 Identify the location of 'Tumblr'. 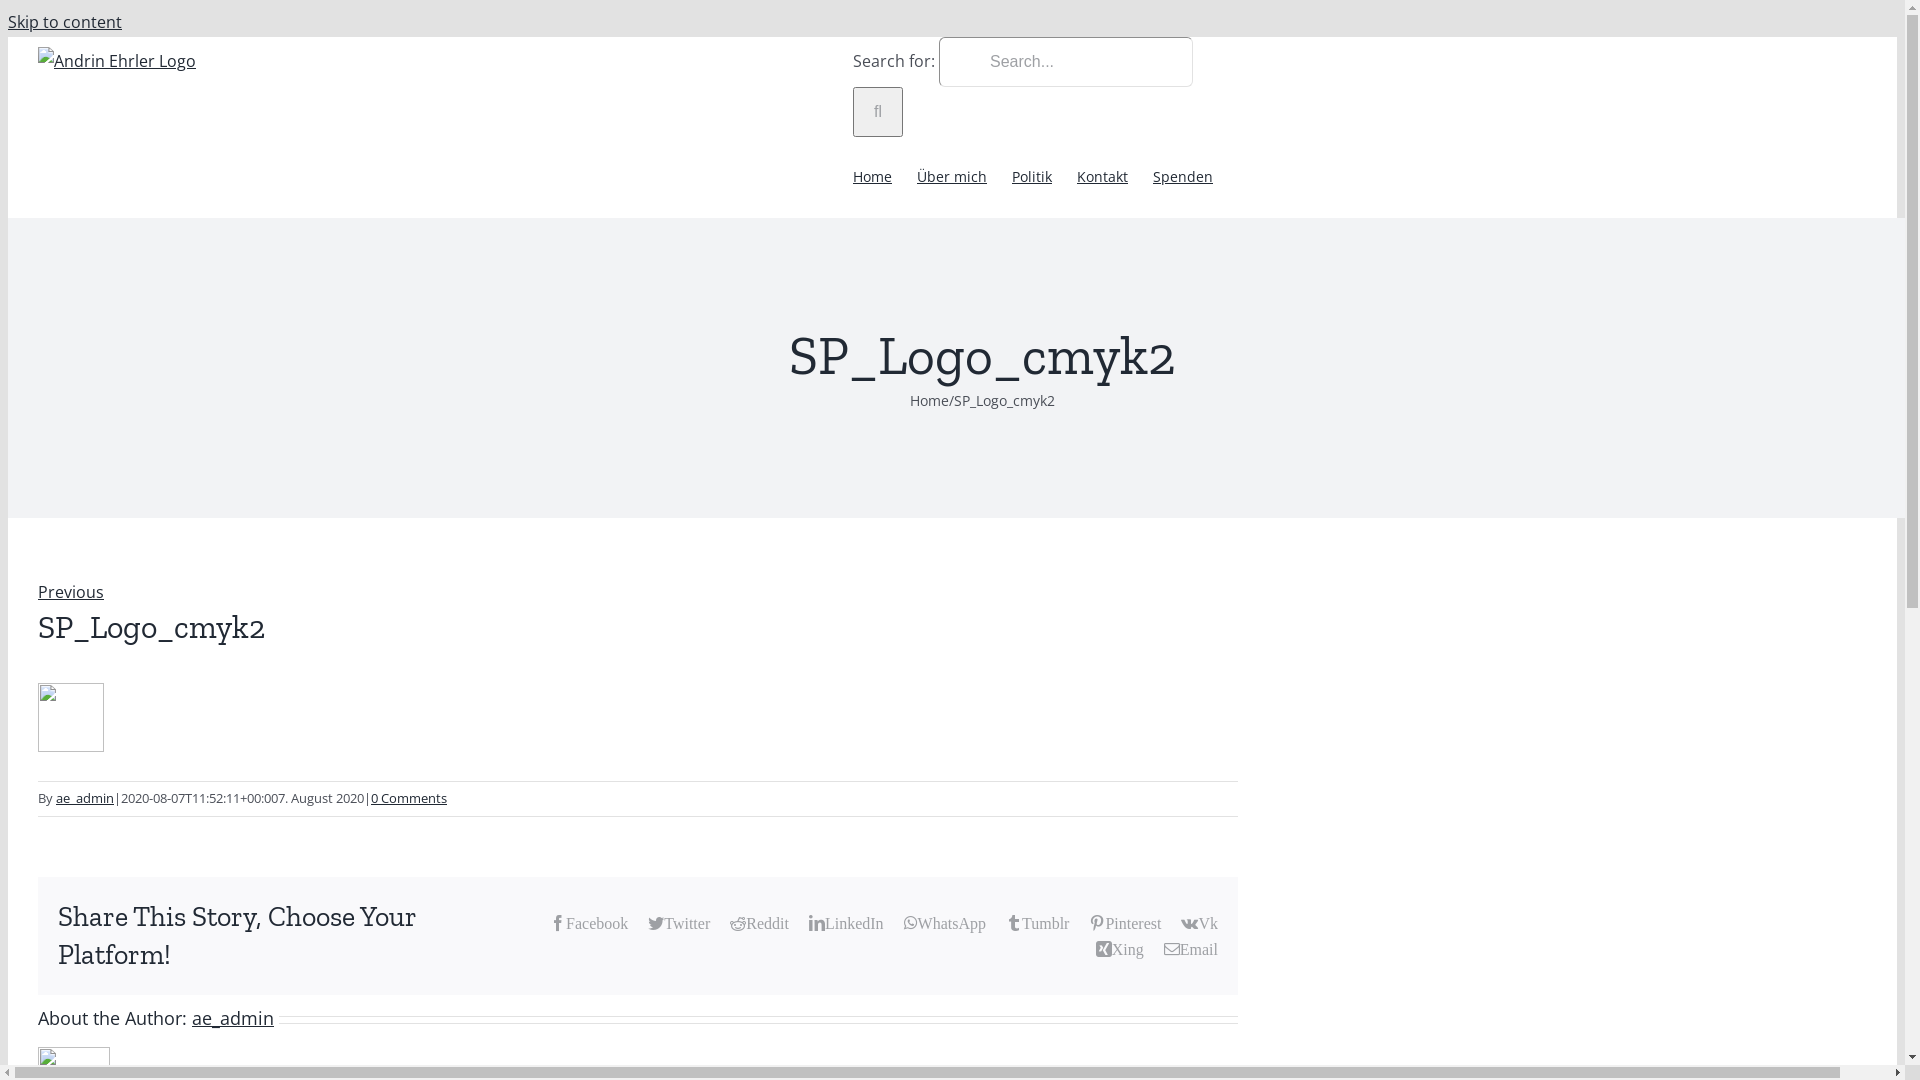
(1037, 922).